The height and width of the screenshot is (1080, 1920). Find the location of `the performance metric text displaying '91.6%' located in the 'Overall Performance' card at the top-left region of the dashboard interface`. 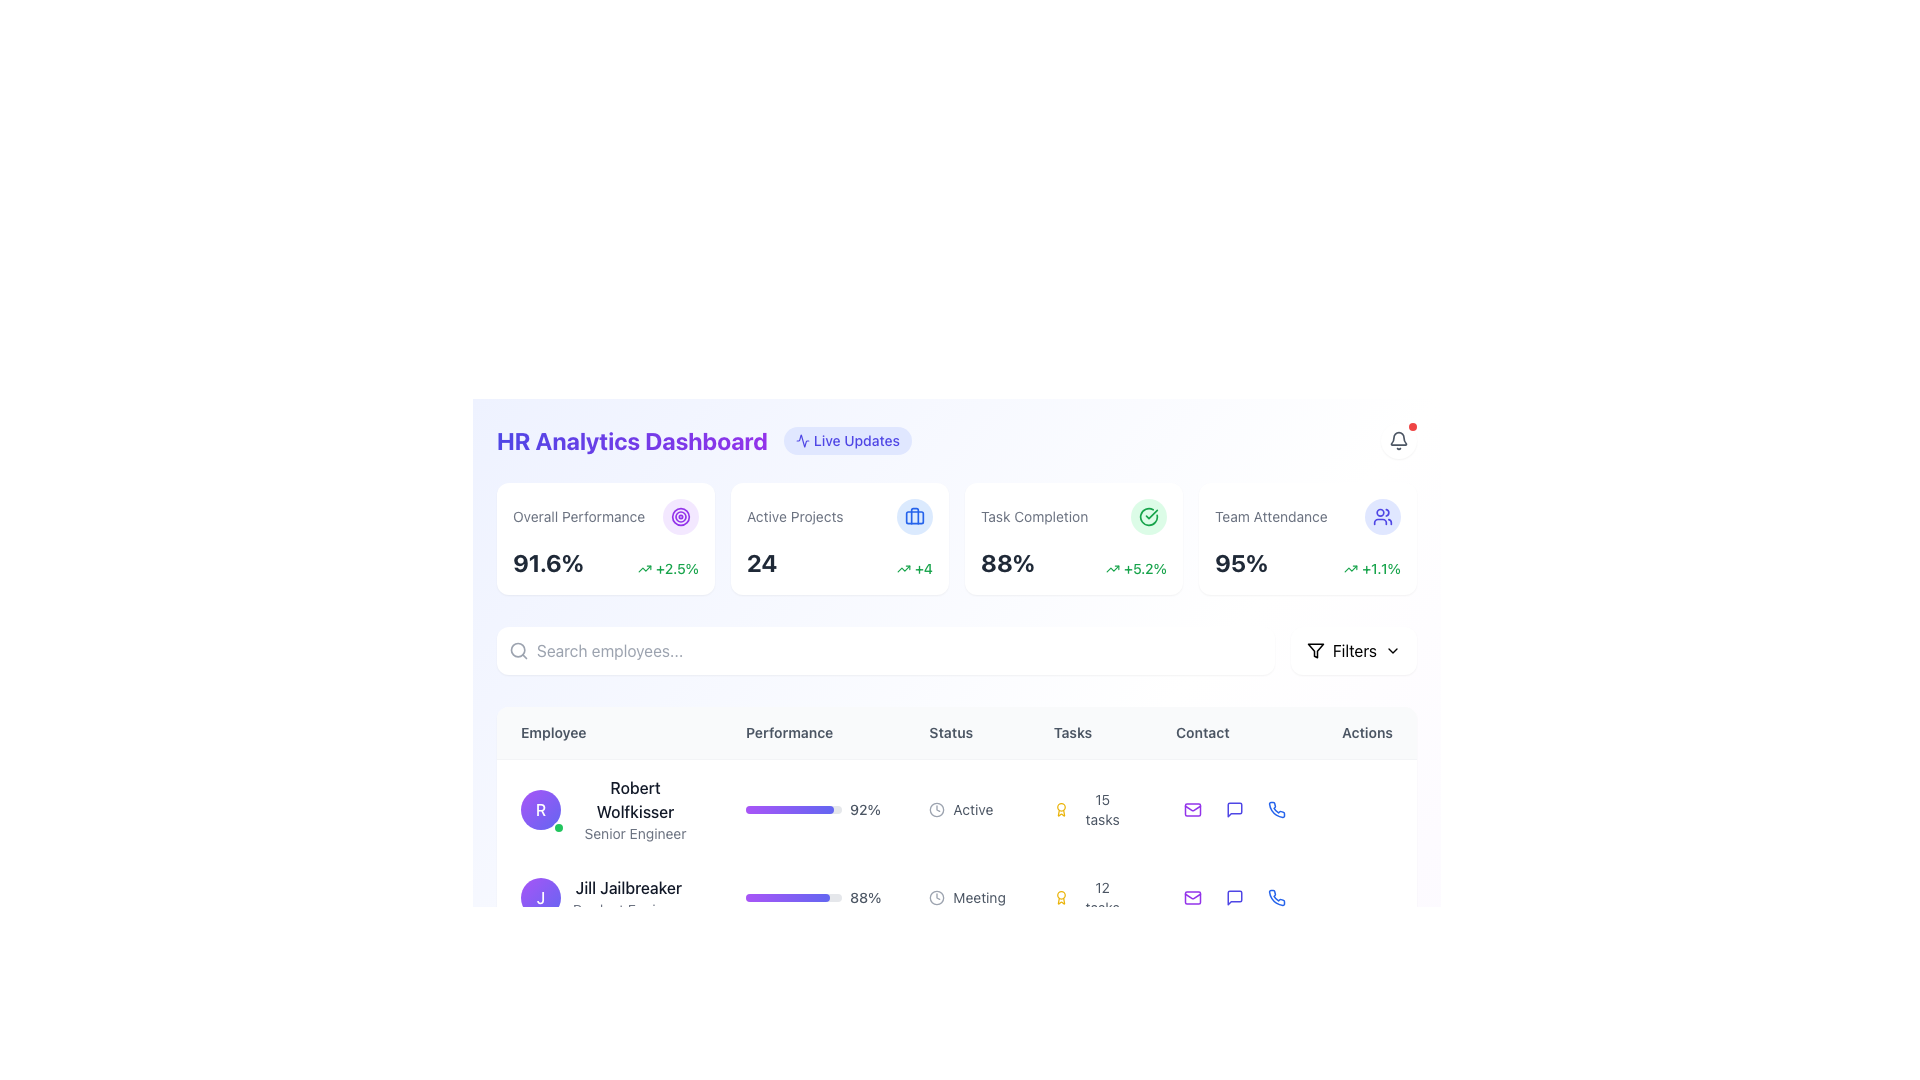

the performance metric text displaying '91.6%' located in the 'Overall Performance' card at the top-left region of the dashboard interface is located at coordinates (548, 563).